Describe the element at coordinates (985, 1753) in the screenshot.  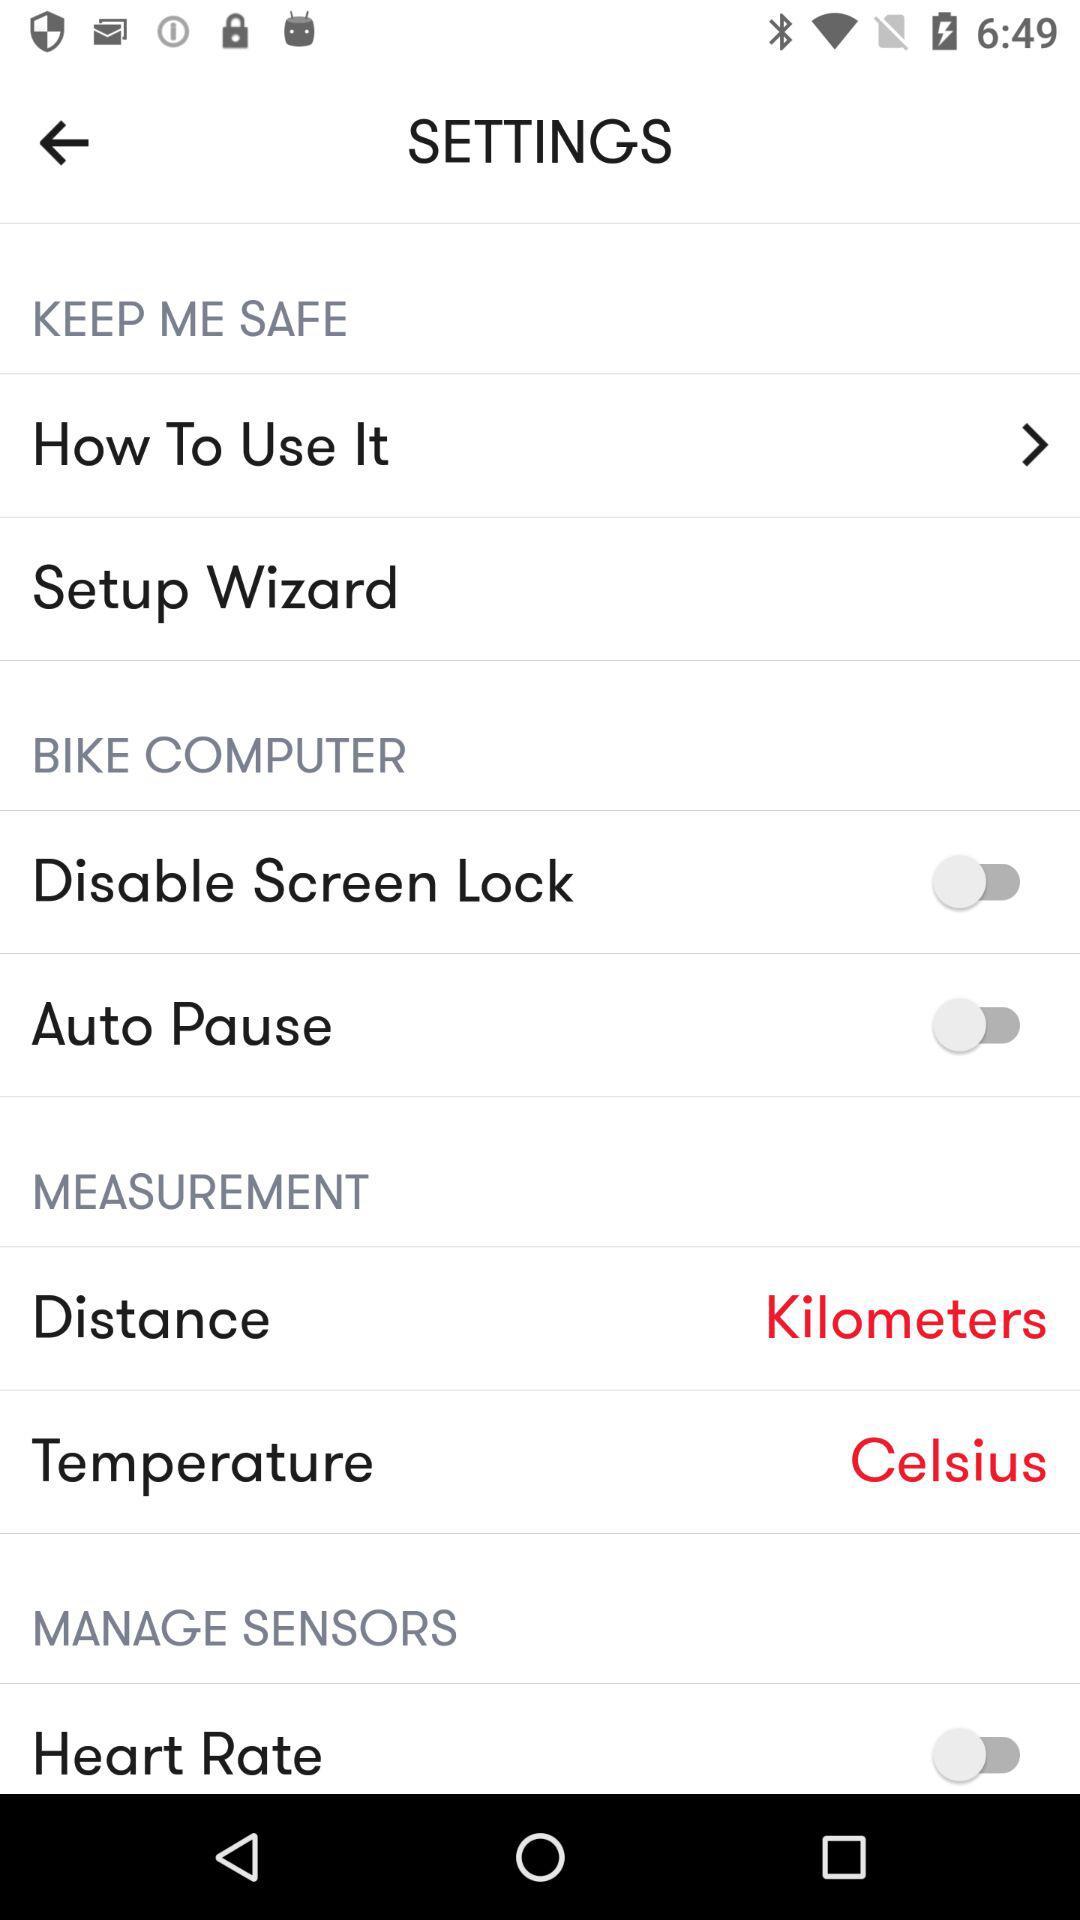
I see `heart-rate sensor` at that location.